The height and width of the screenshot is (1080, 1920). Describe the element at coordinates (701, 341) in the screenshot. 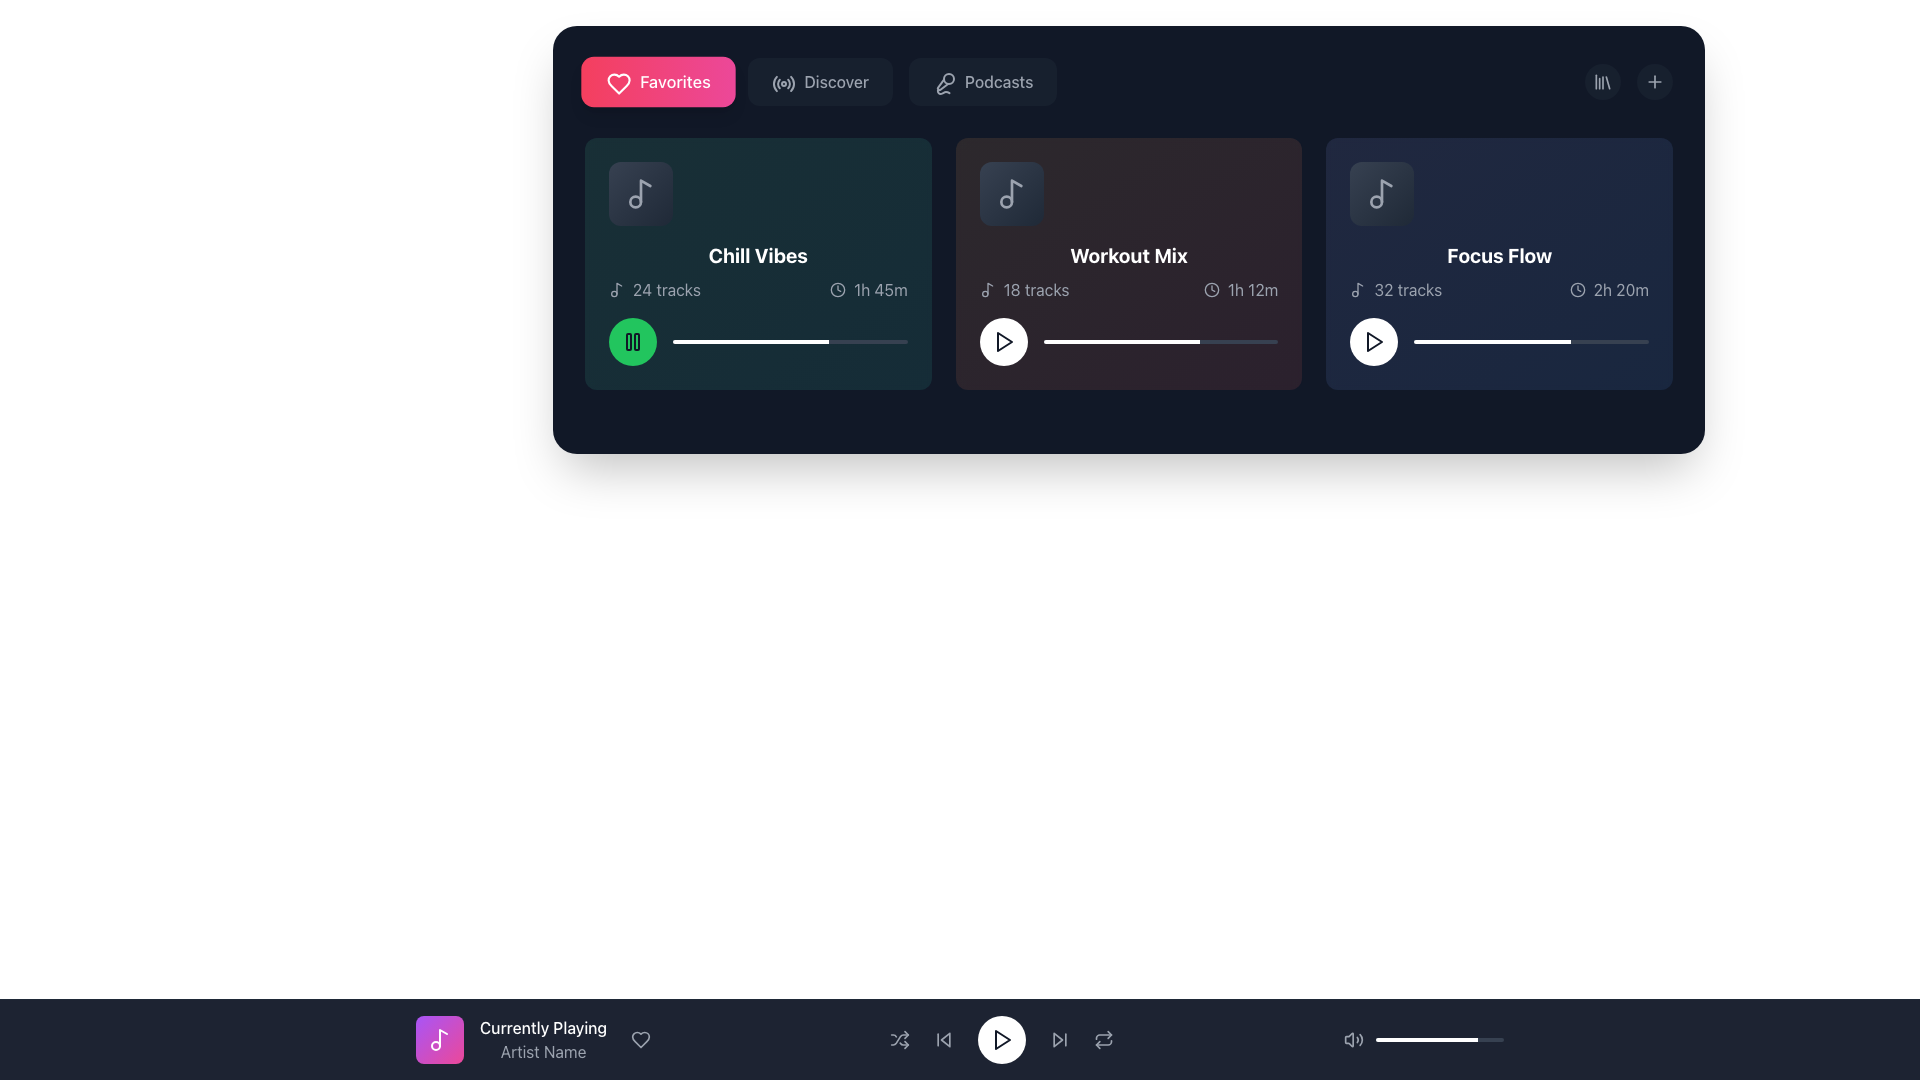

I see `the slider` at that location.